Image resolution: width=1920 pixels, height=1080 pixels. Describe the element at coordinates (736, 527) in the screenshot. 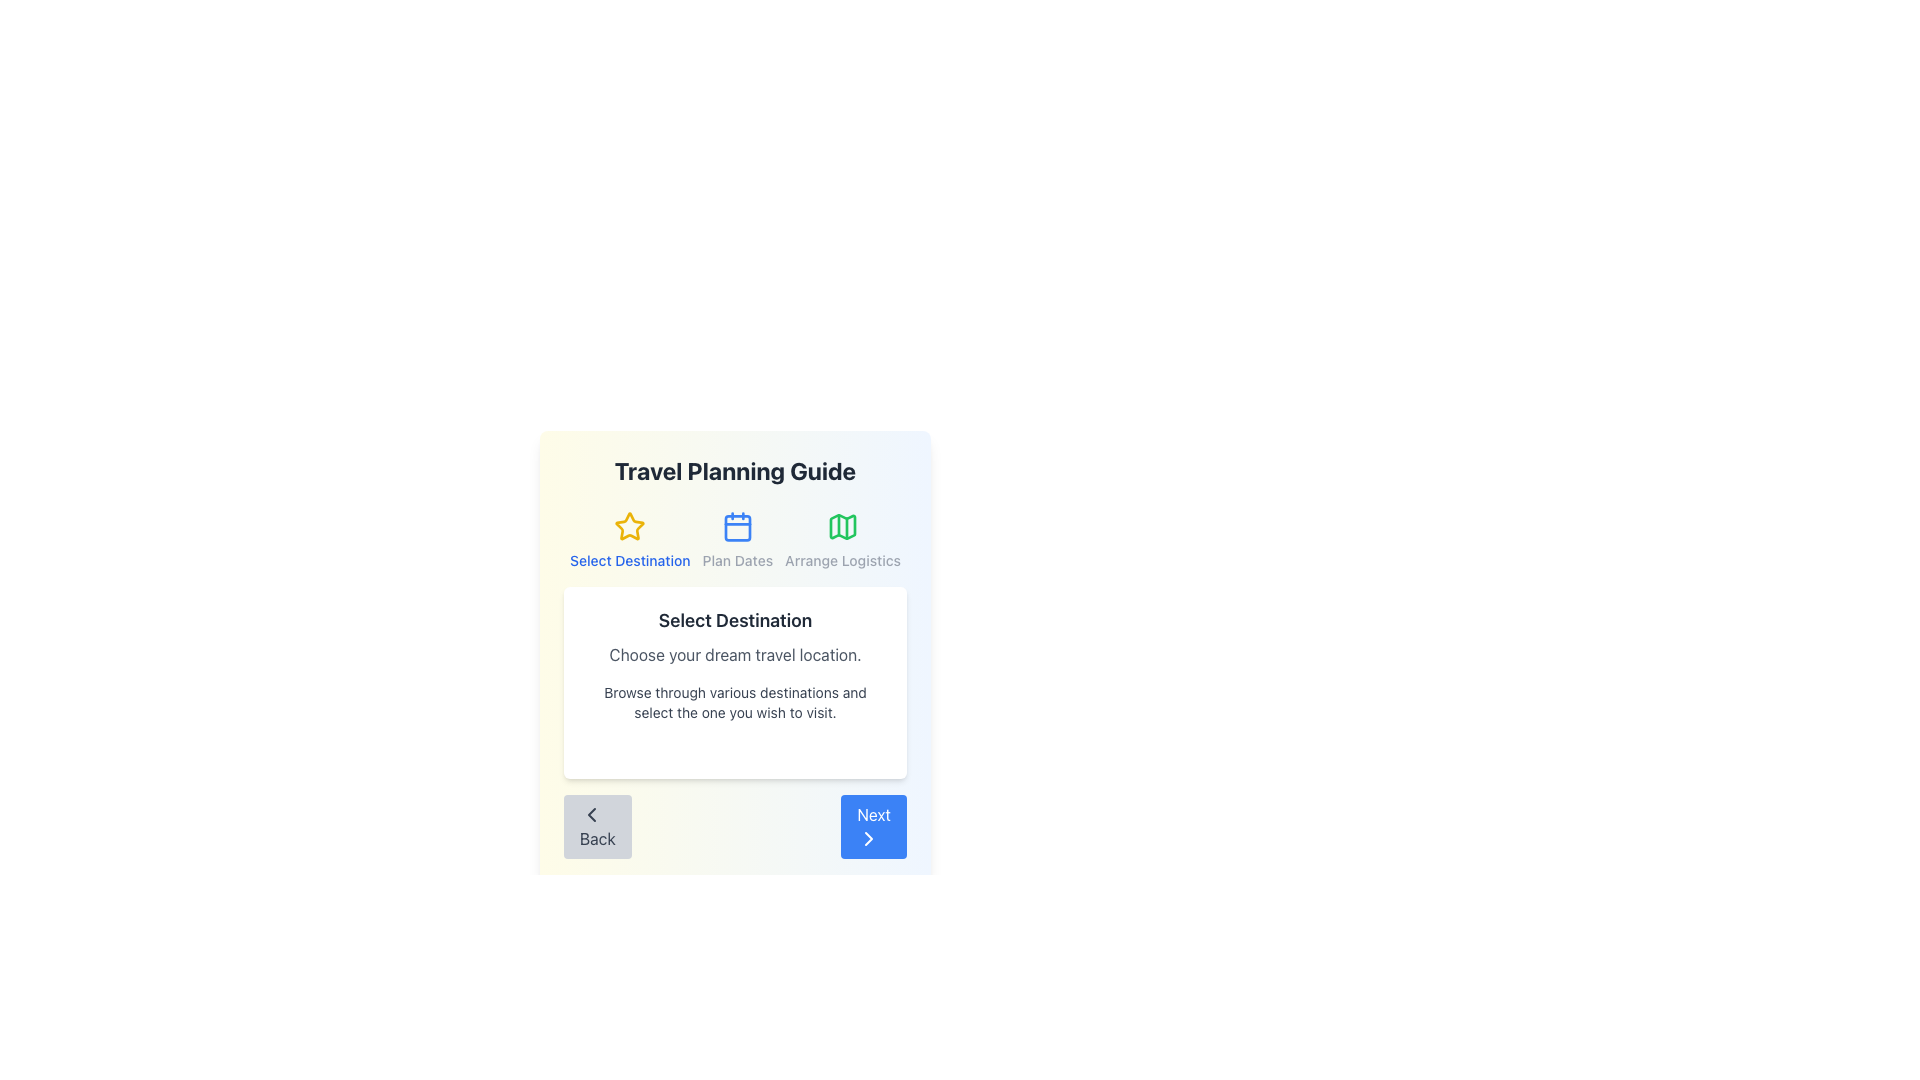

I see `the Decorative SVG element that is part of the minimalist calendar icon, located centrally within the calendar icon at the top section of the interface` at that location.